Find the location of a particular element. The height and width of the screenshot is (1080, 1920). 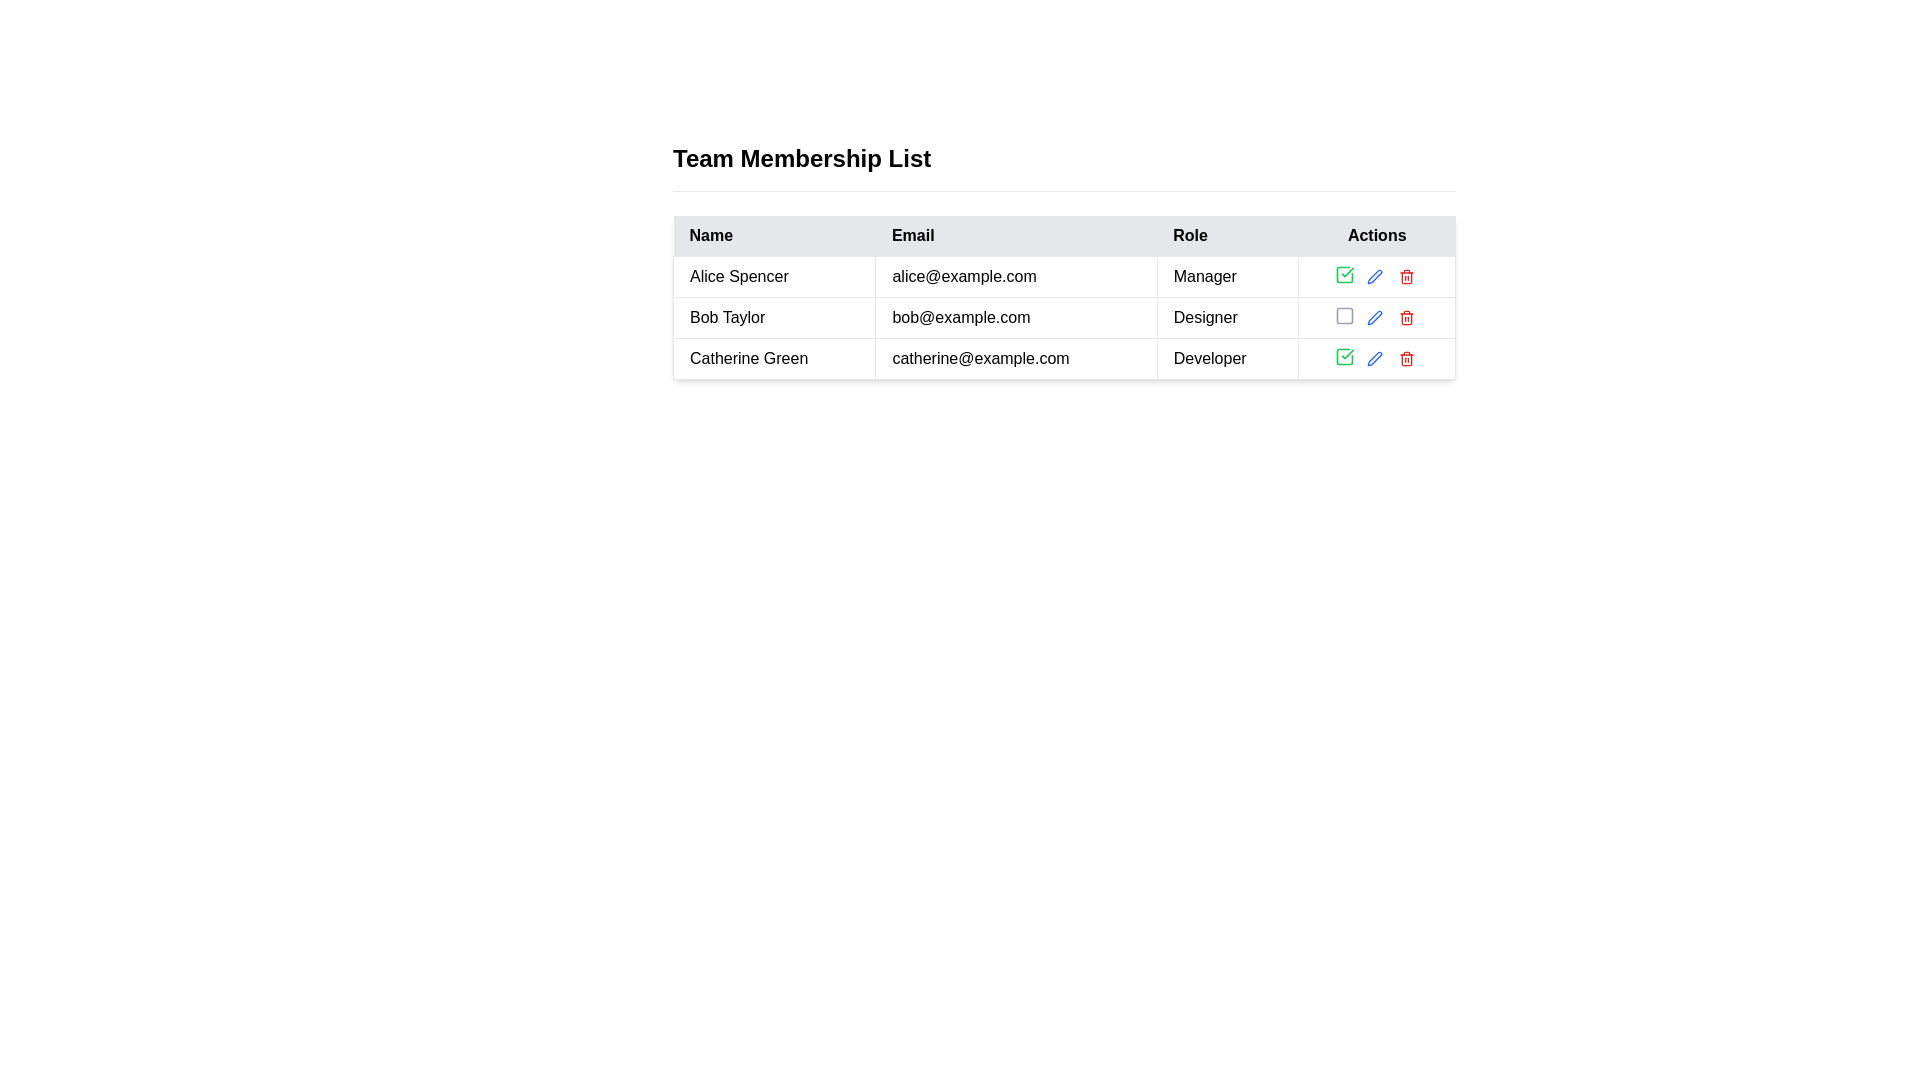

the text of the Data Table that lists team membership details including Name, Email, Role, and Actions is located at coordinates (1063, 260).